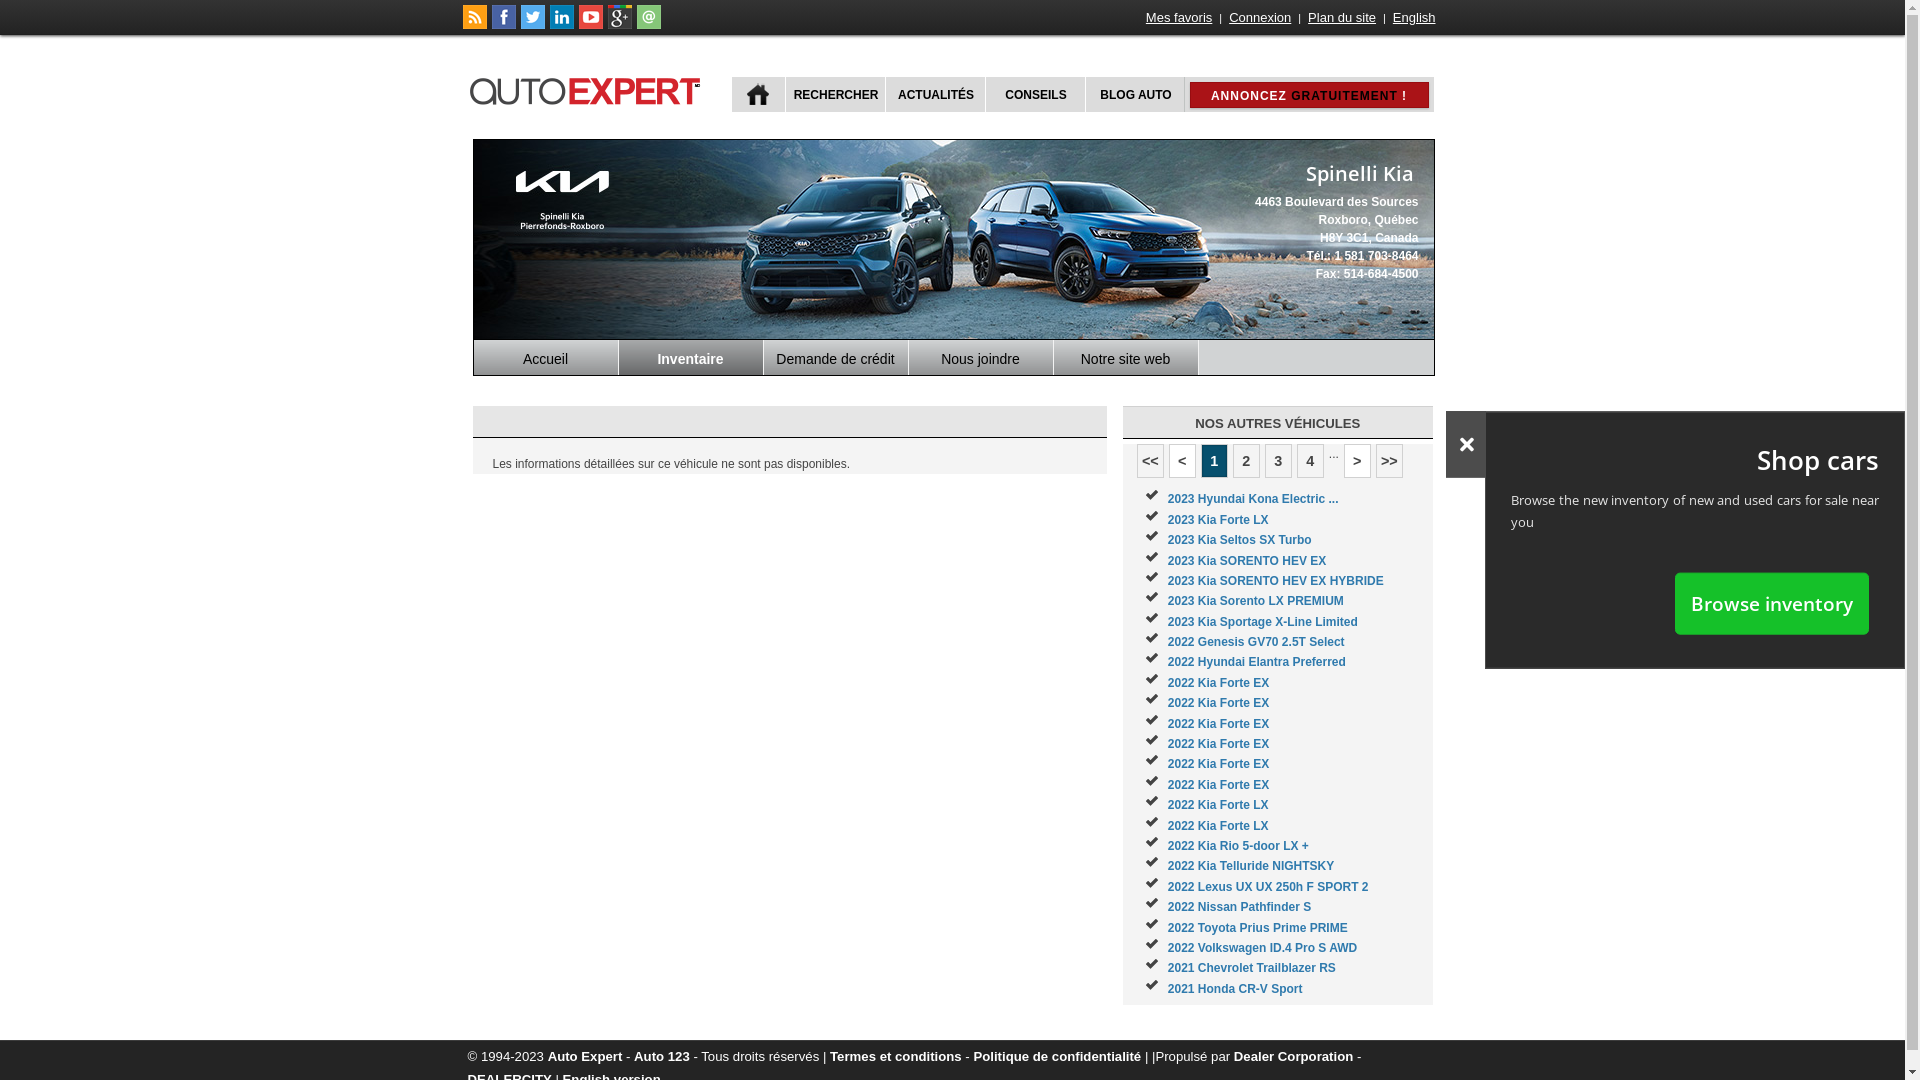 Image resolution: width=1920 pixels, height=1080 pixels. I want to click on 'Nous joindre', so click(980, 356).